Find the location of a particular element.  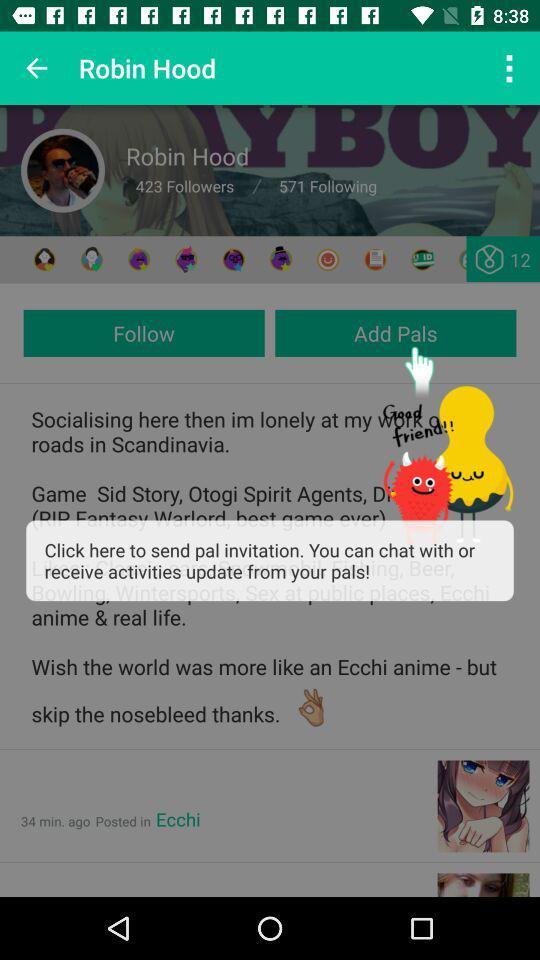

change a setting is located at coordinates (469, 258).